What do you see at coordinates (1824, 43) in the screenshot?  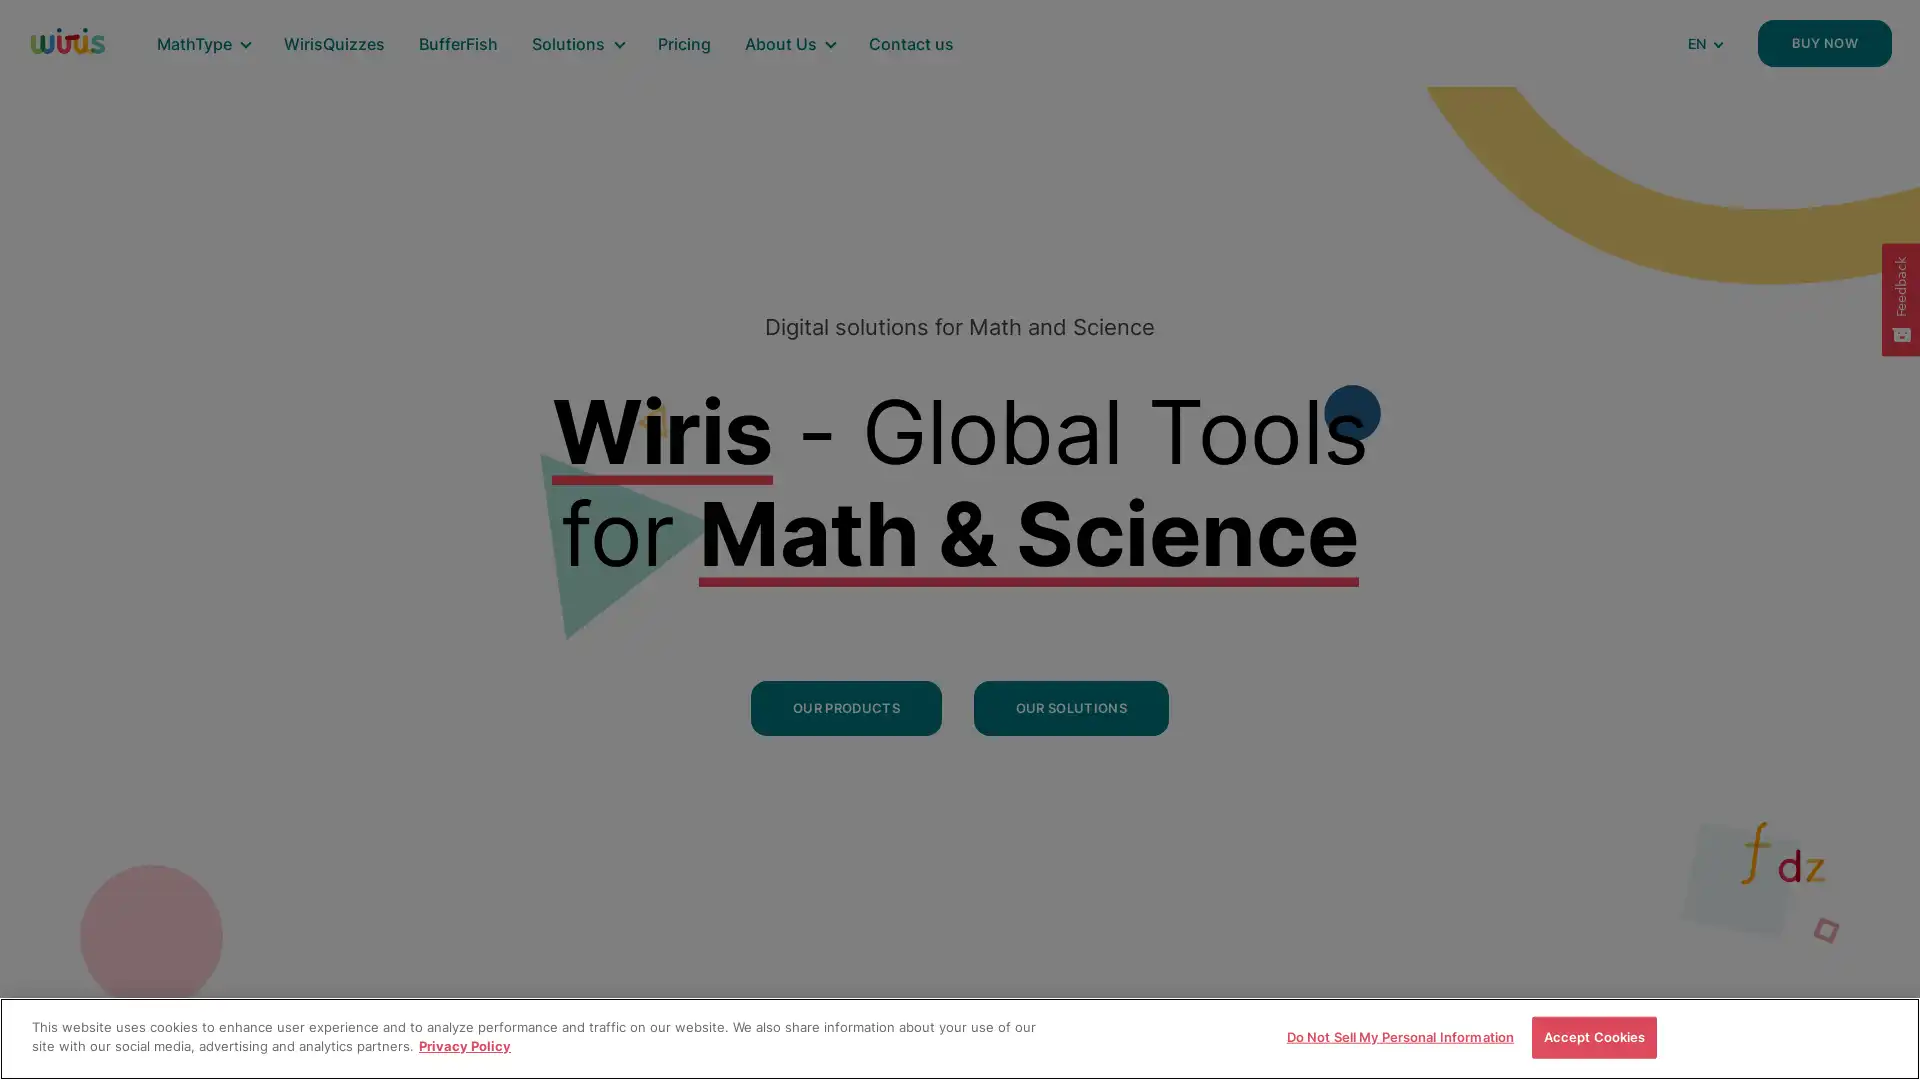 I see `BUY NOW` at bounding box center [1824, 43].